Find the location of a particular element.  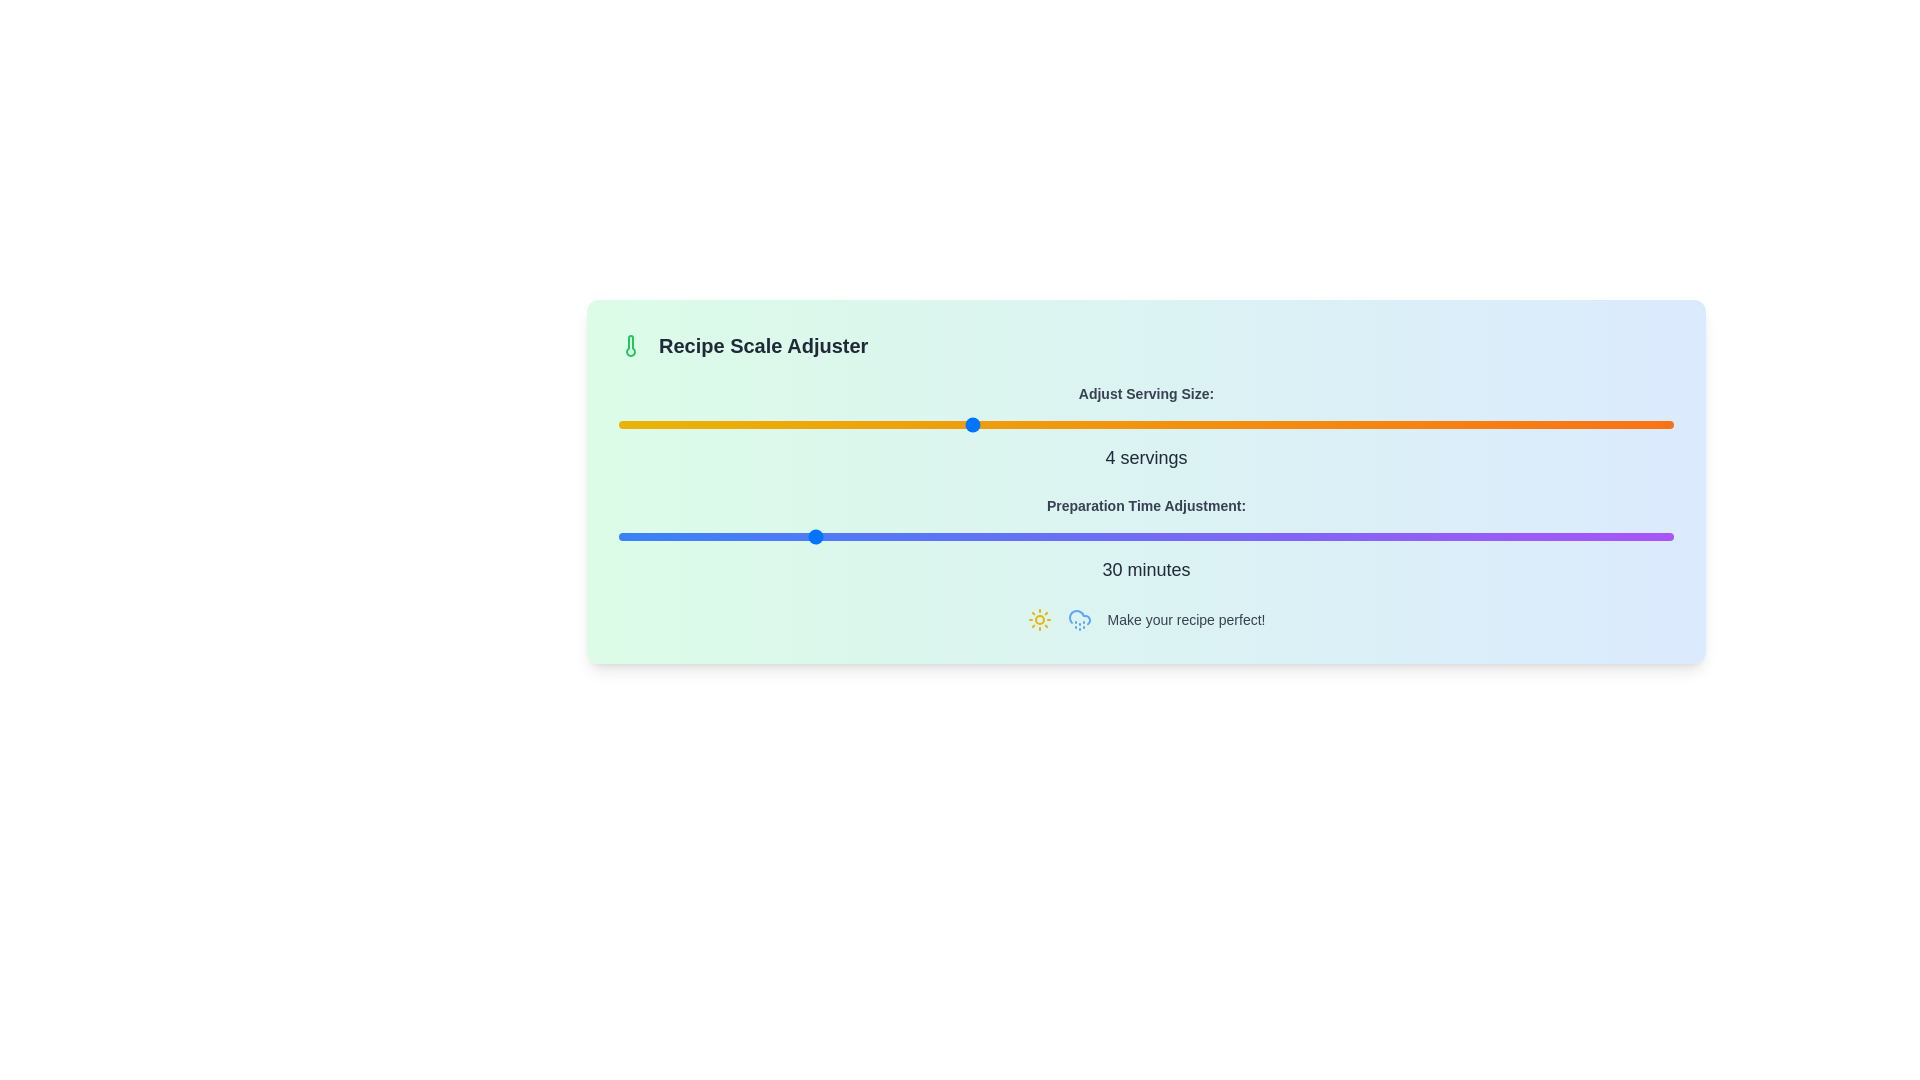

the preparation time is located at coordinates (1385, 535).